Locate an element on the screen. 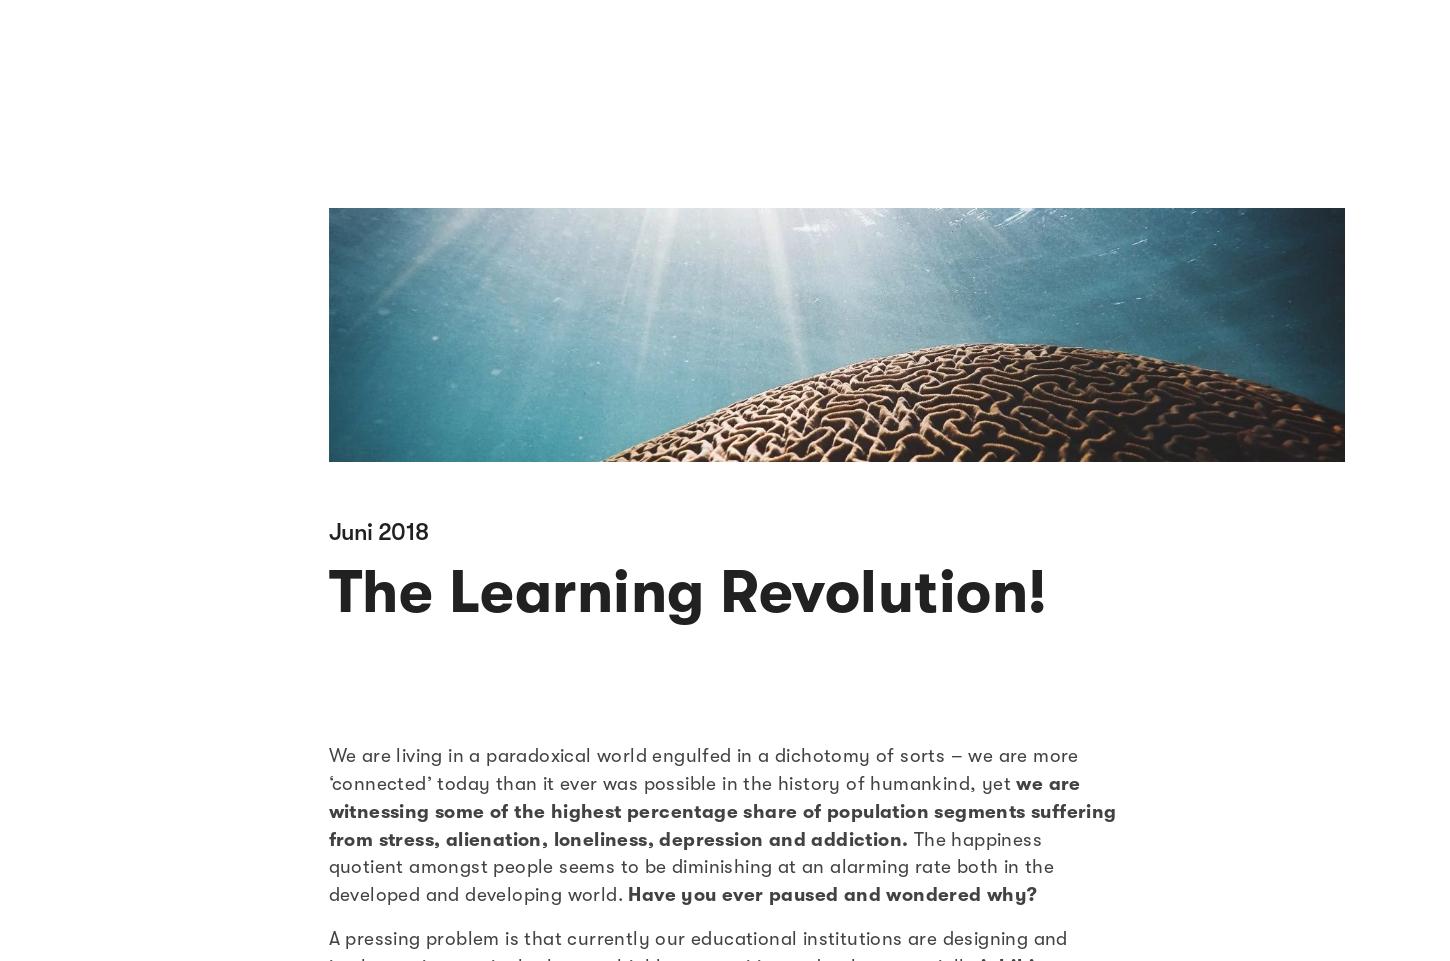 The image size is (1450, 961). 'Das Ziel einer nachhaltigen Zukunft können wir nur gemeinsam erreichen.' is located at coordinates (191, 294).